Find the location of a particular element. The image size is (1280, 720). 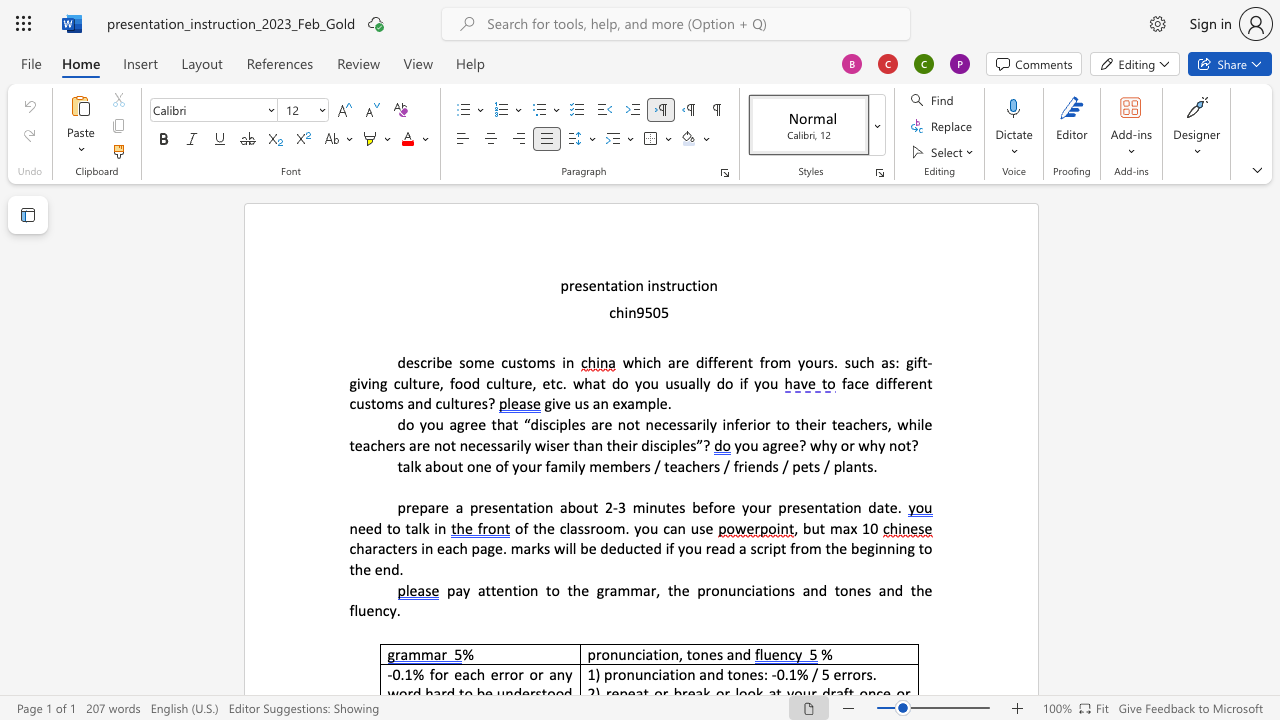

the space between the continuous character "n" and "c" in the text is located at coordinates (633, 654).